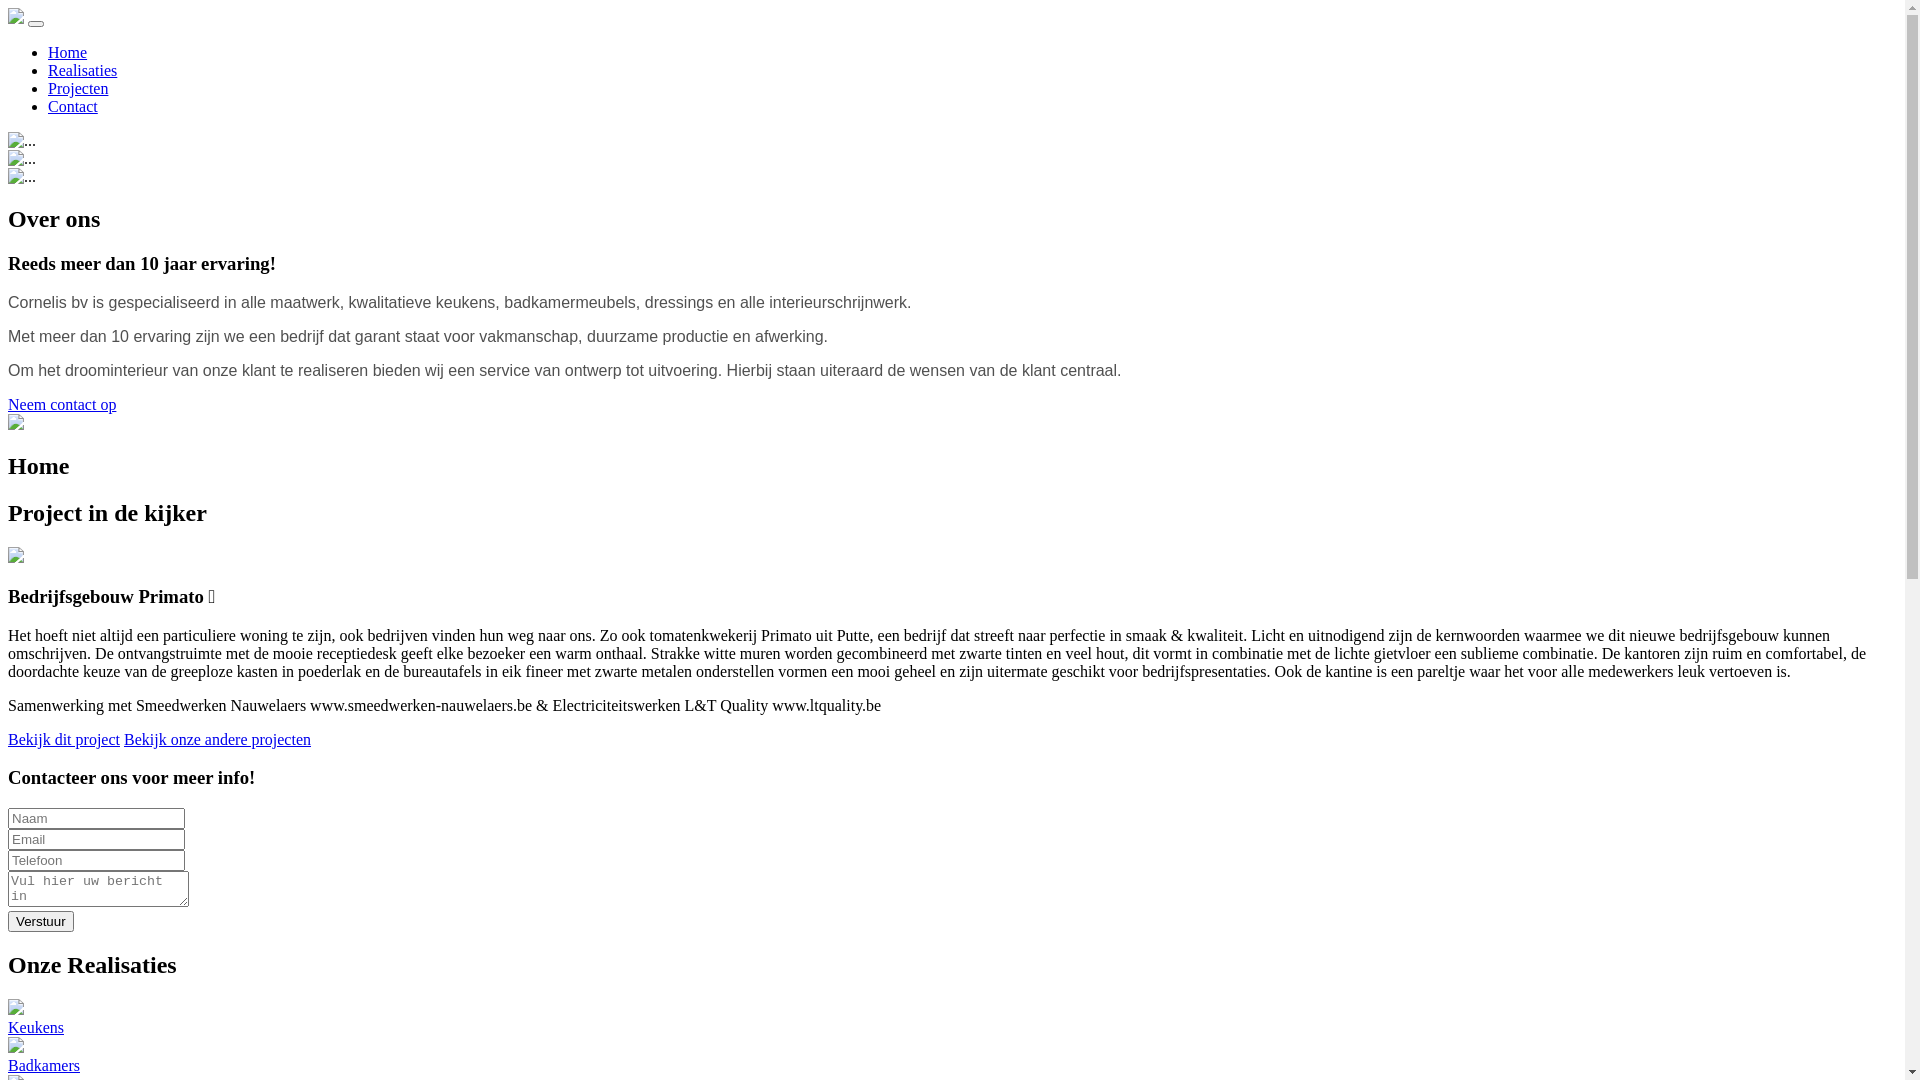 Image resolution: width=1920 pixels, height=1080 pixels. What do you see at coordinates (951, 1055) in the screenshot?
I see `'Badkamers'` at bounding box center [951, 1055].